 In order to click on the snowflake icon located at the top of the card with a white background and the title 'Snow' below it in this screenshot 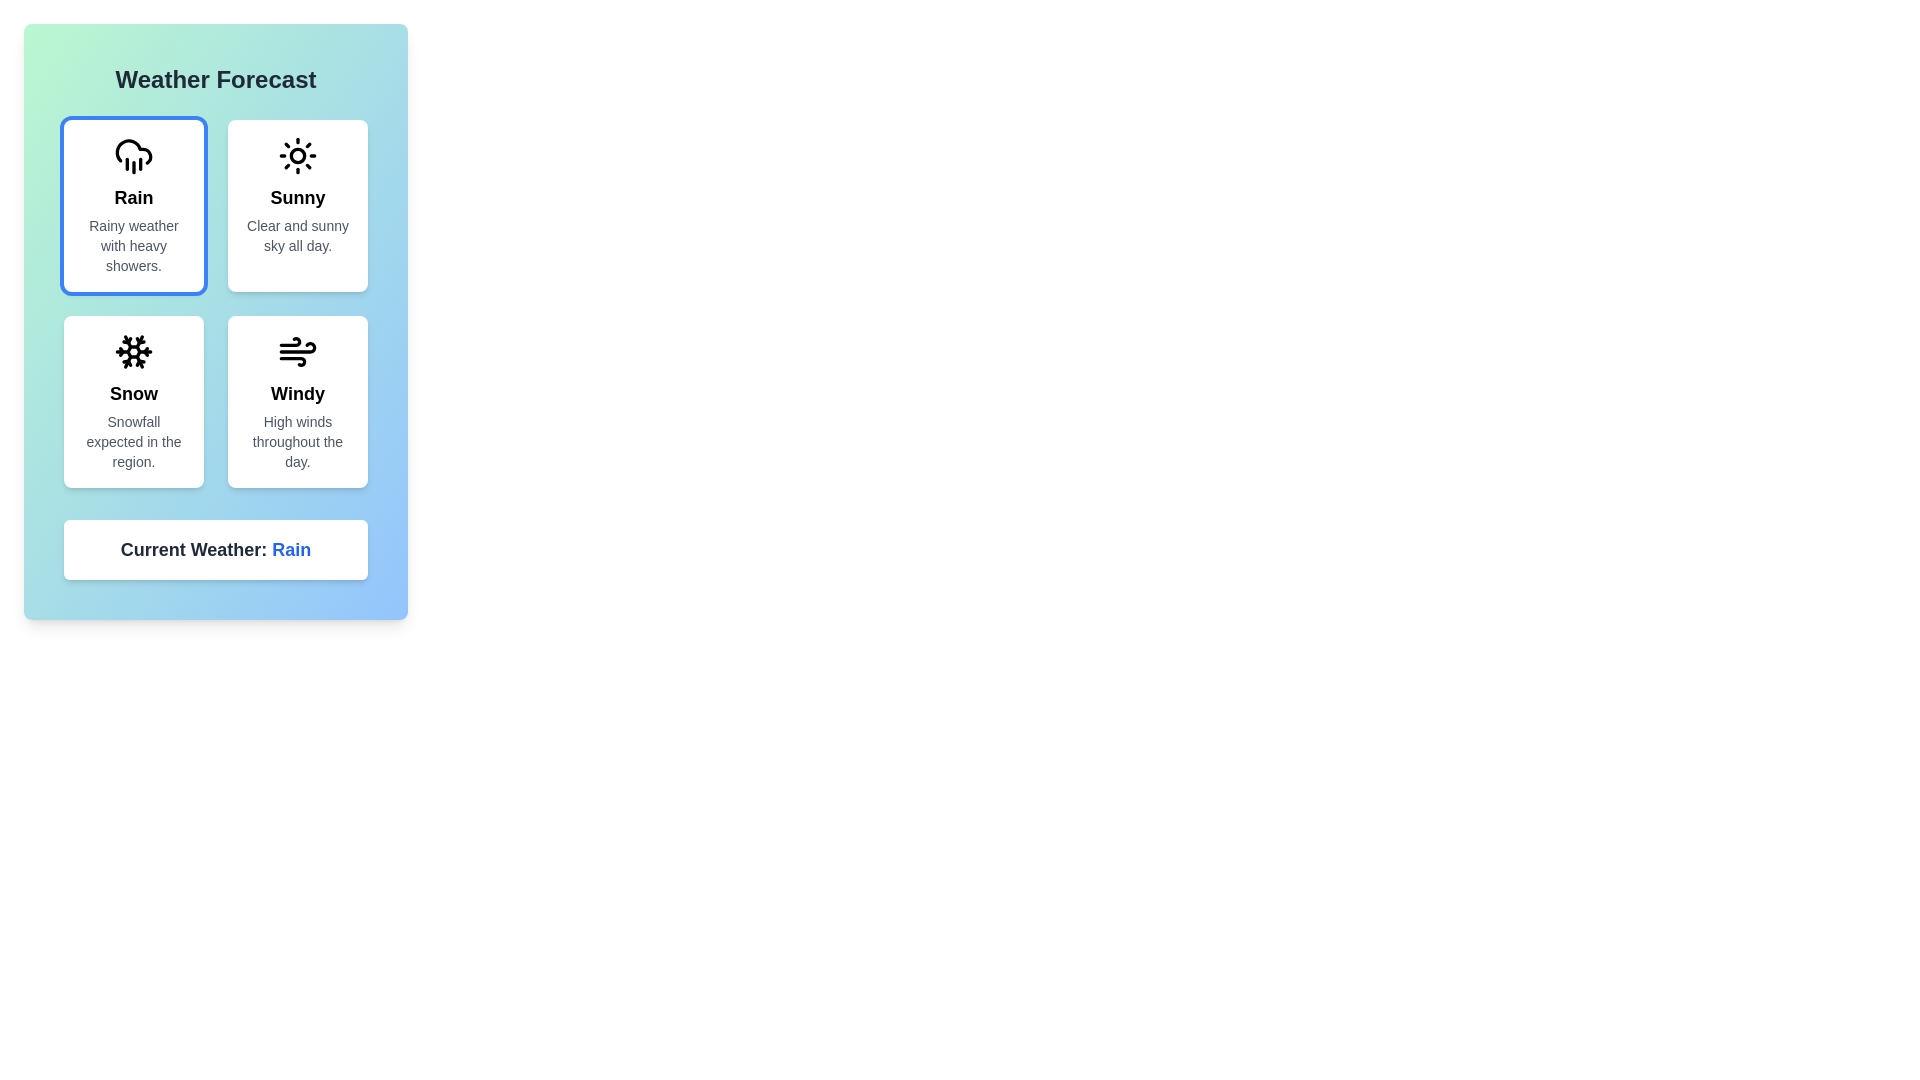, I will do `click(133, 350)`.